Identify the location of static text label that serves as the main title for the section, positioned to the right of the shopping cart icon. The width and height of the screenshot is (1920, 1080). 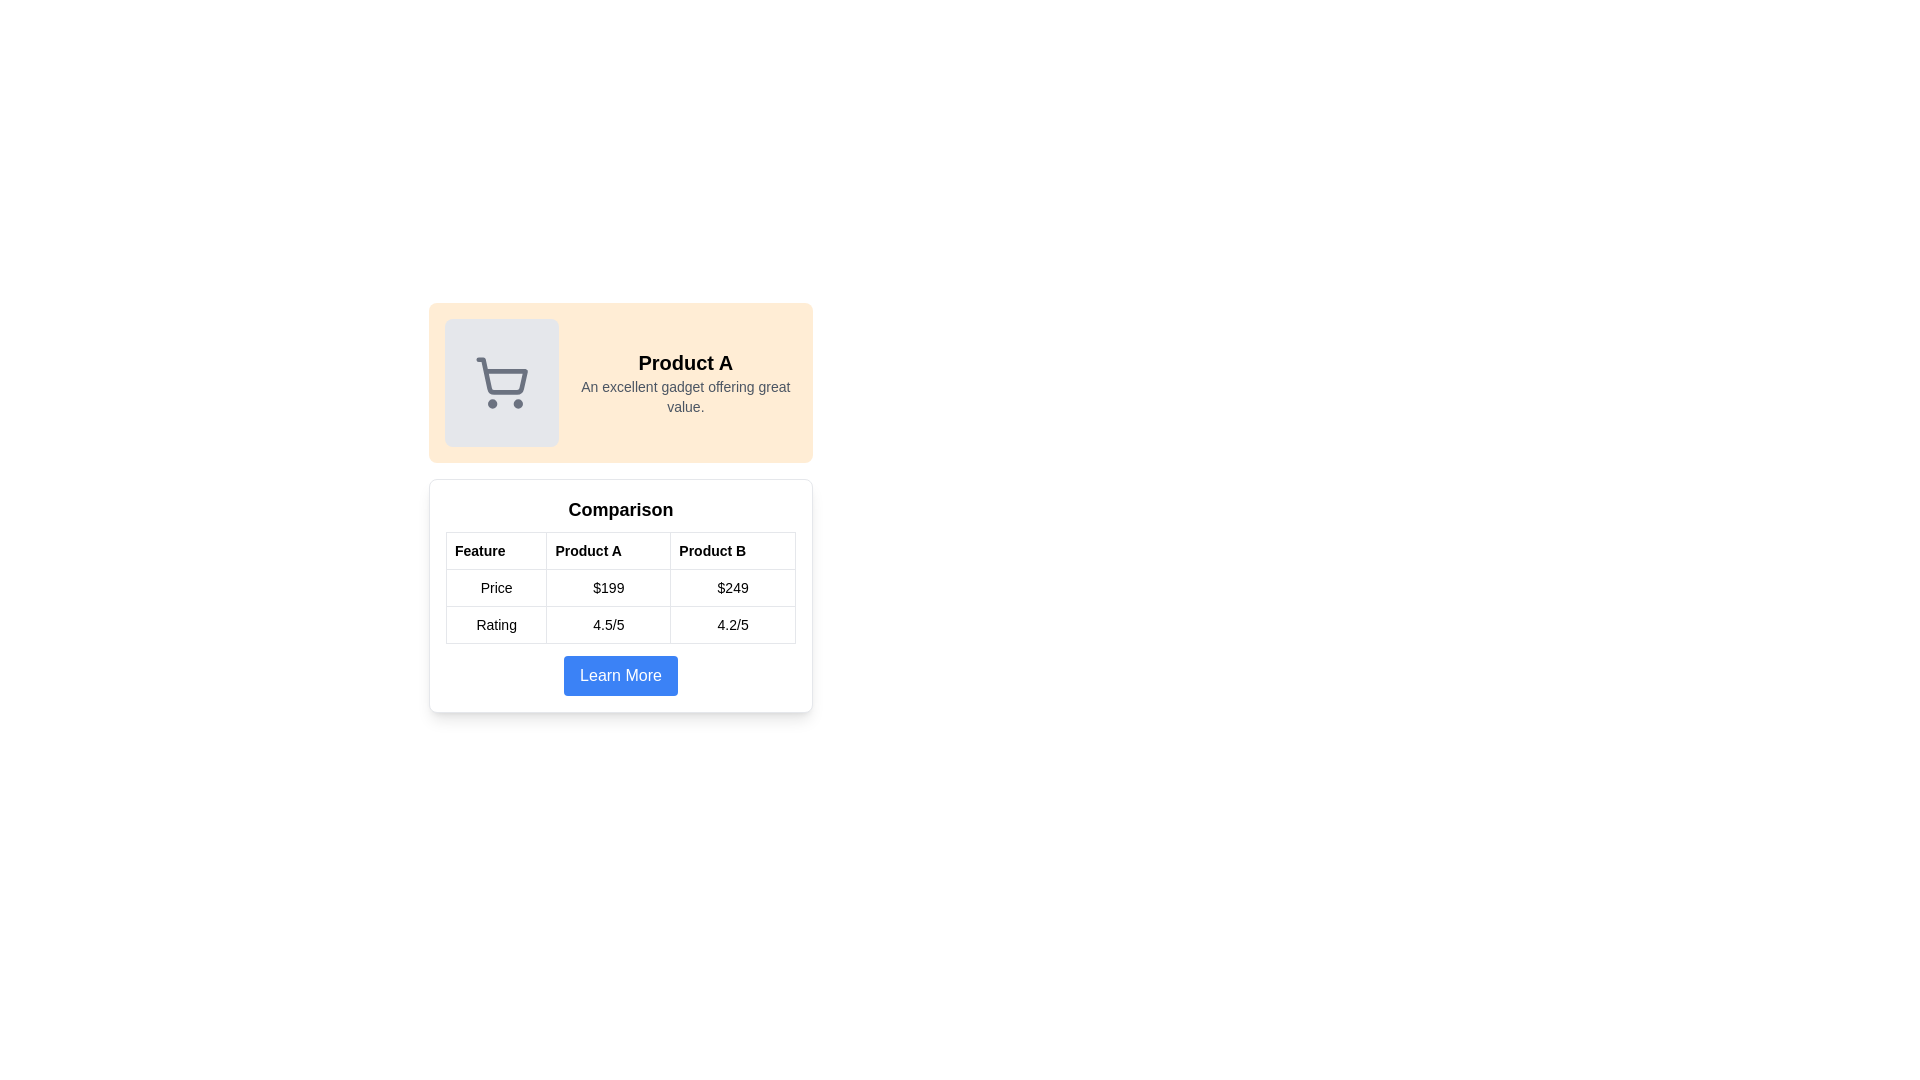
(685, 362).